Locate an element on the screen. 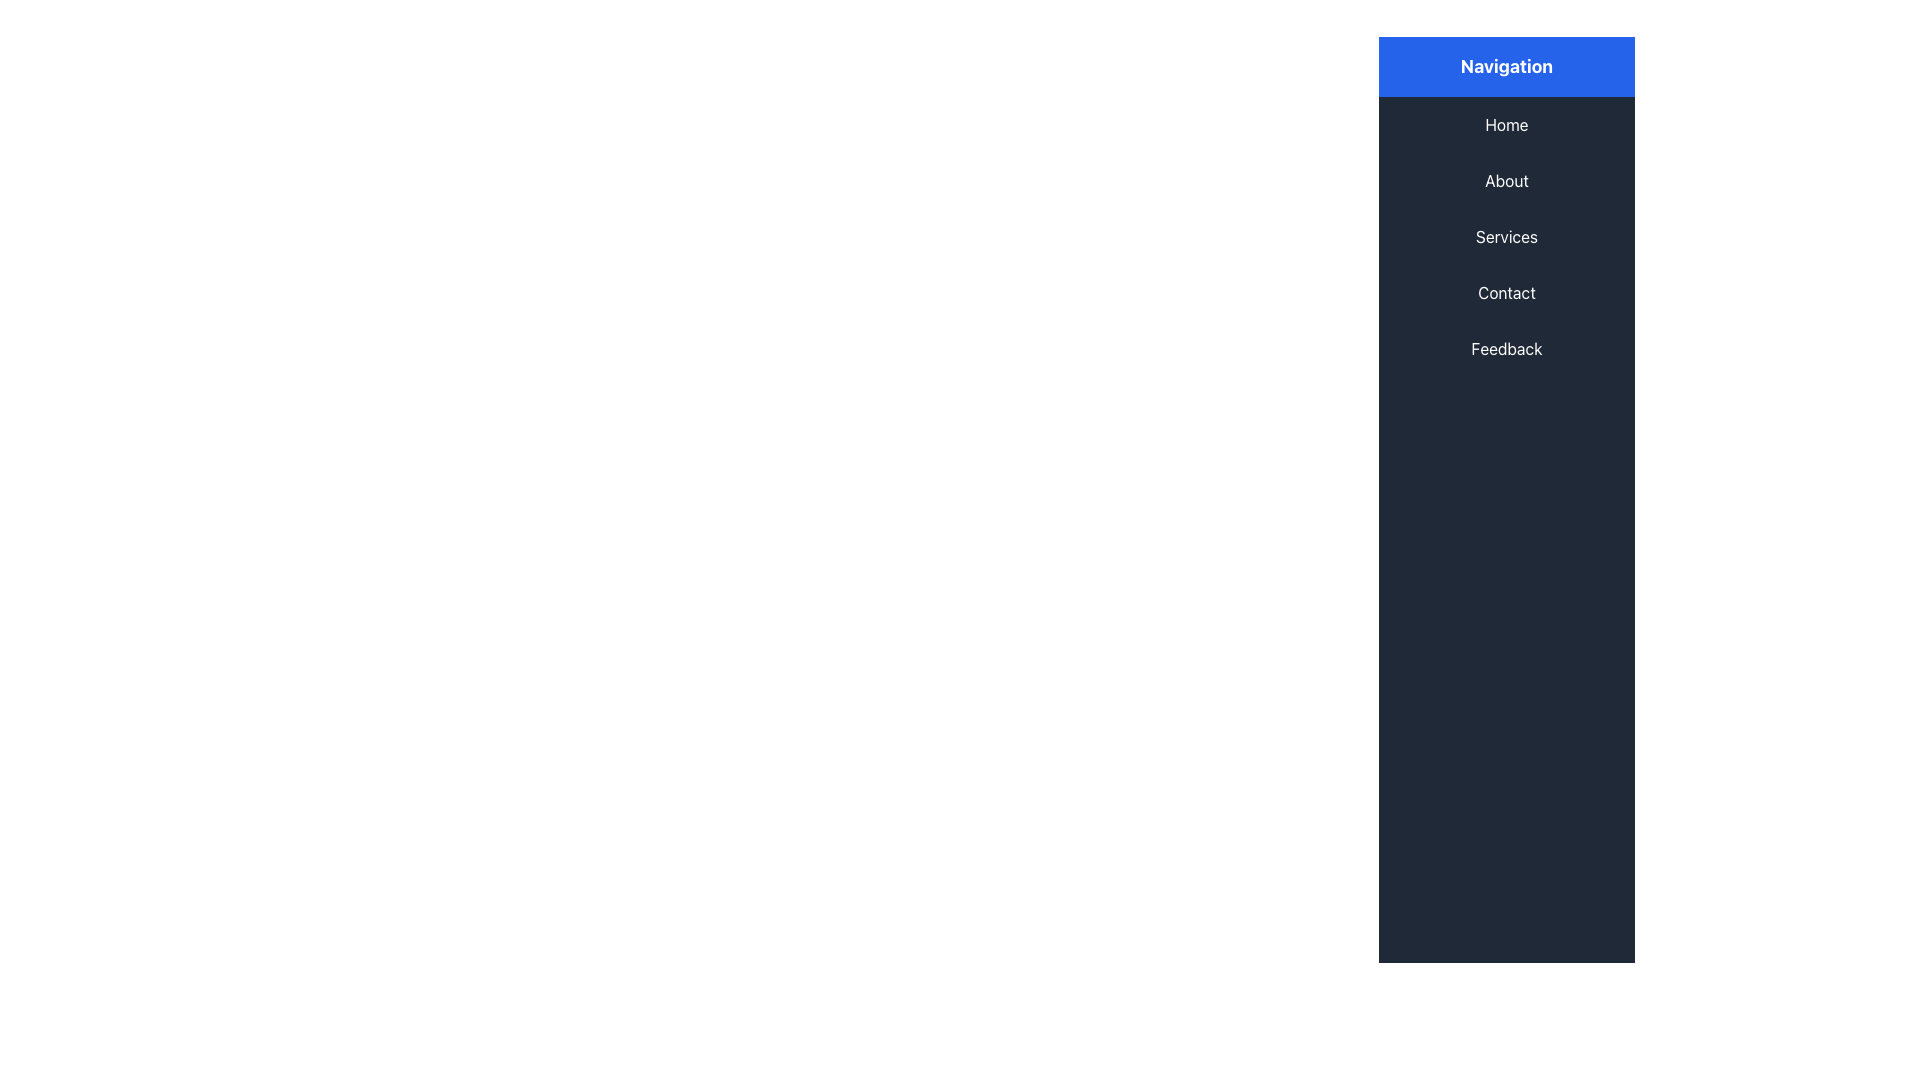 The image size is (1920, 1080). the 'Services' navigation button located in the sidebar menu, which is the third button in a vertical list, positioned between 'About' and 'Contact' is located at coordinates (1507, 235).